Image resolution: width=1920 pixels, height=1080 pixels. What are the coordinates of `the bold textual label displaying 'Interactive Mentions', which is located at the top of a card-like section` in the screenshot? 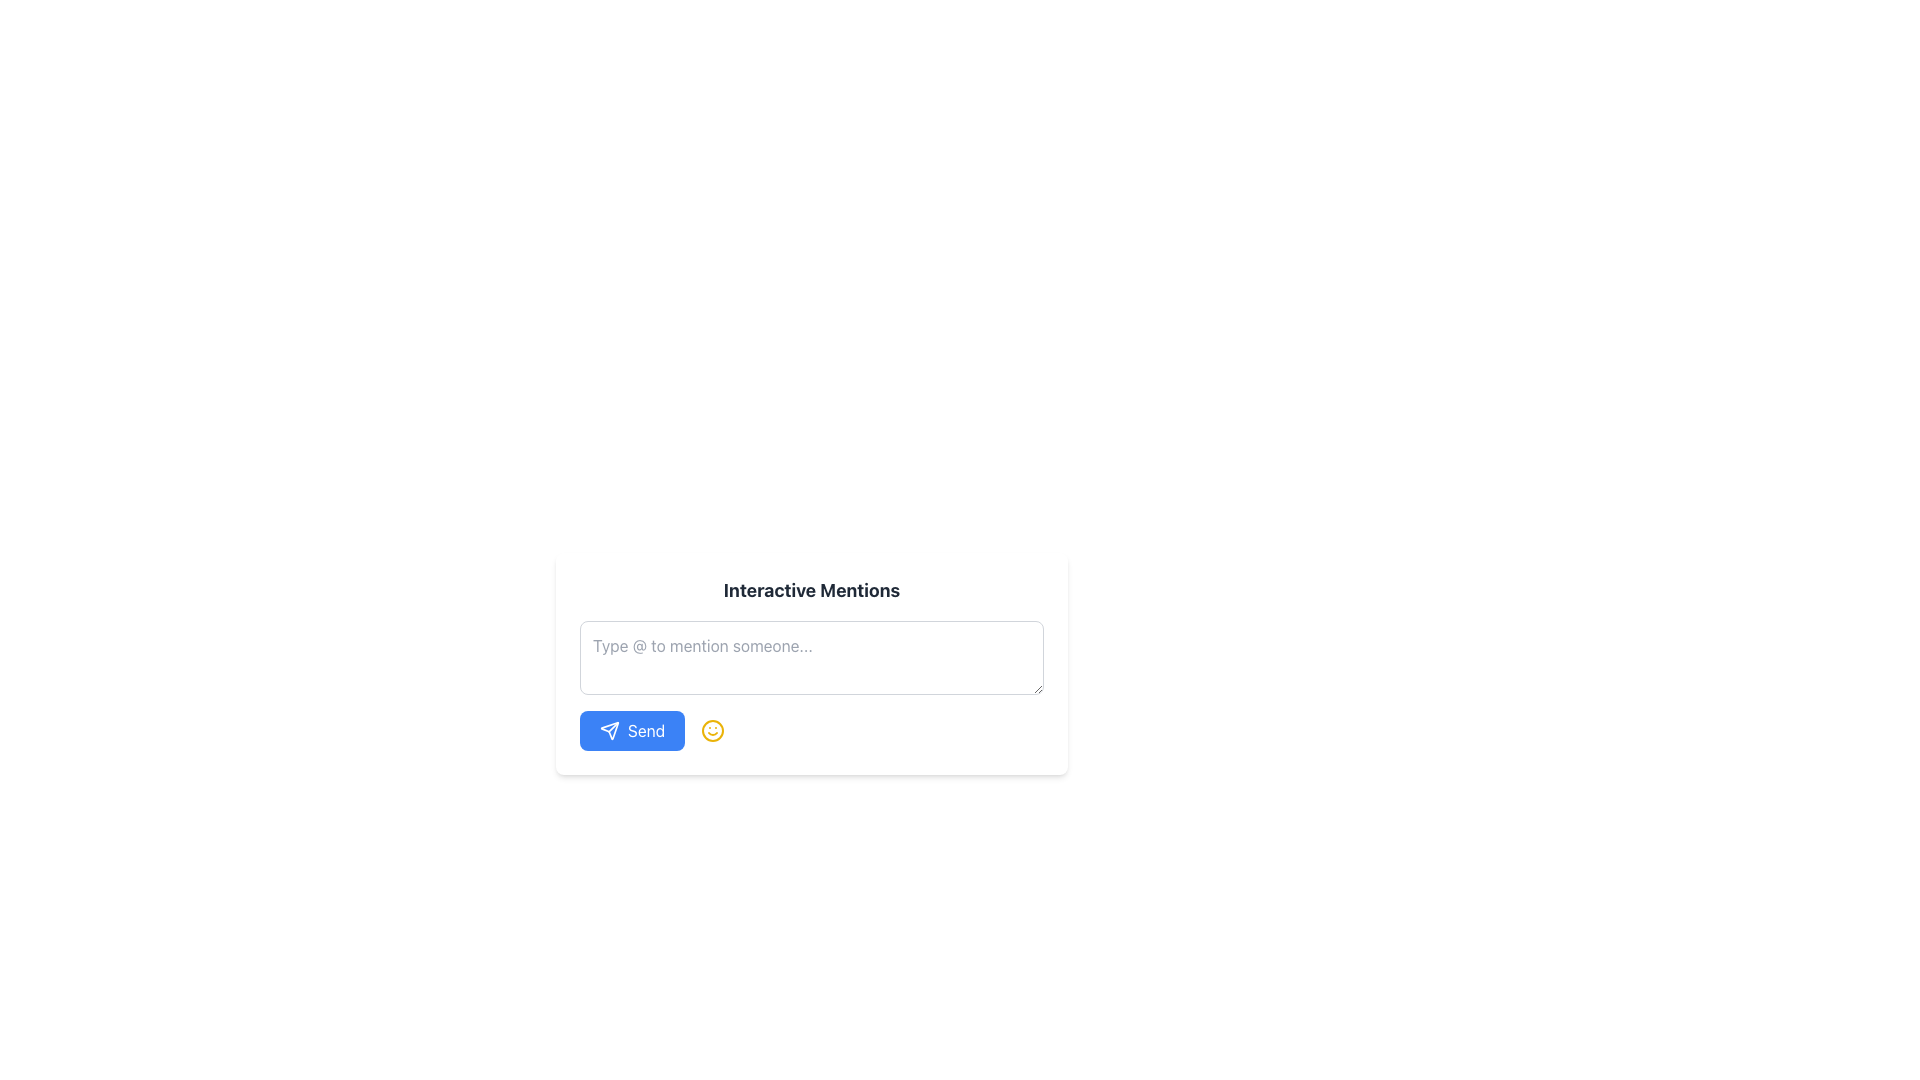 It's located at (811, 589).